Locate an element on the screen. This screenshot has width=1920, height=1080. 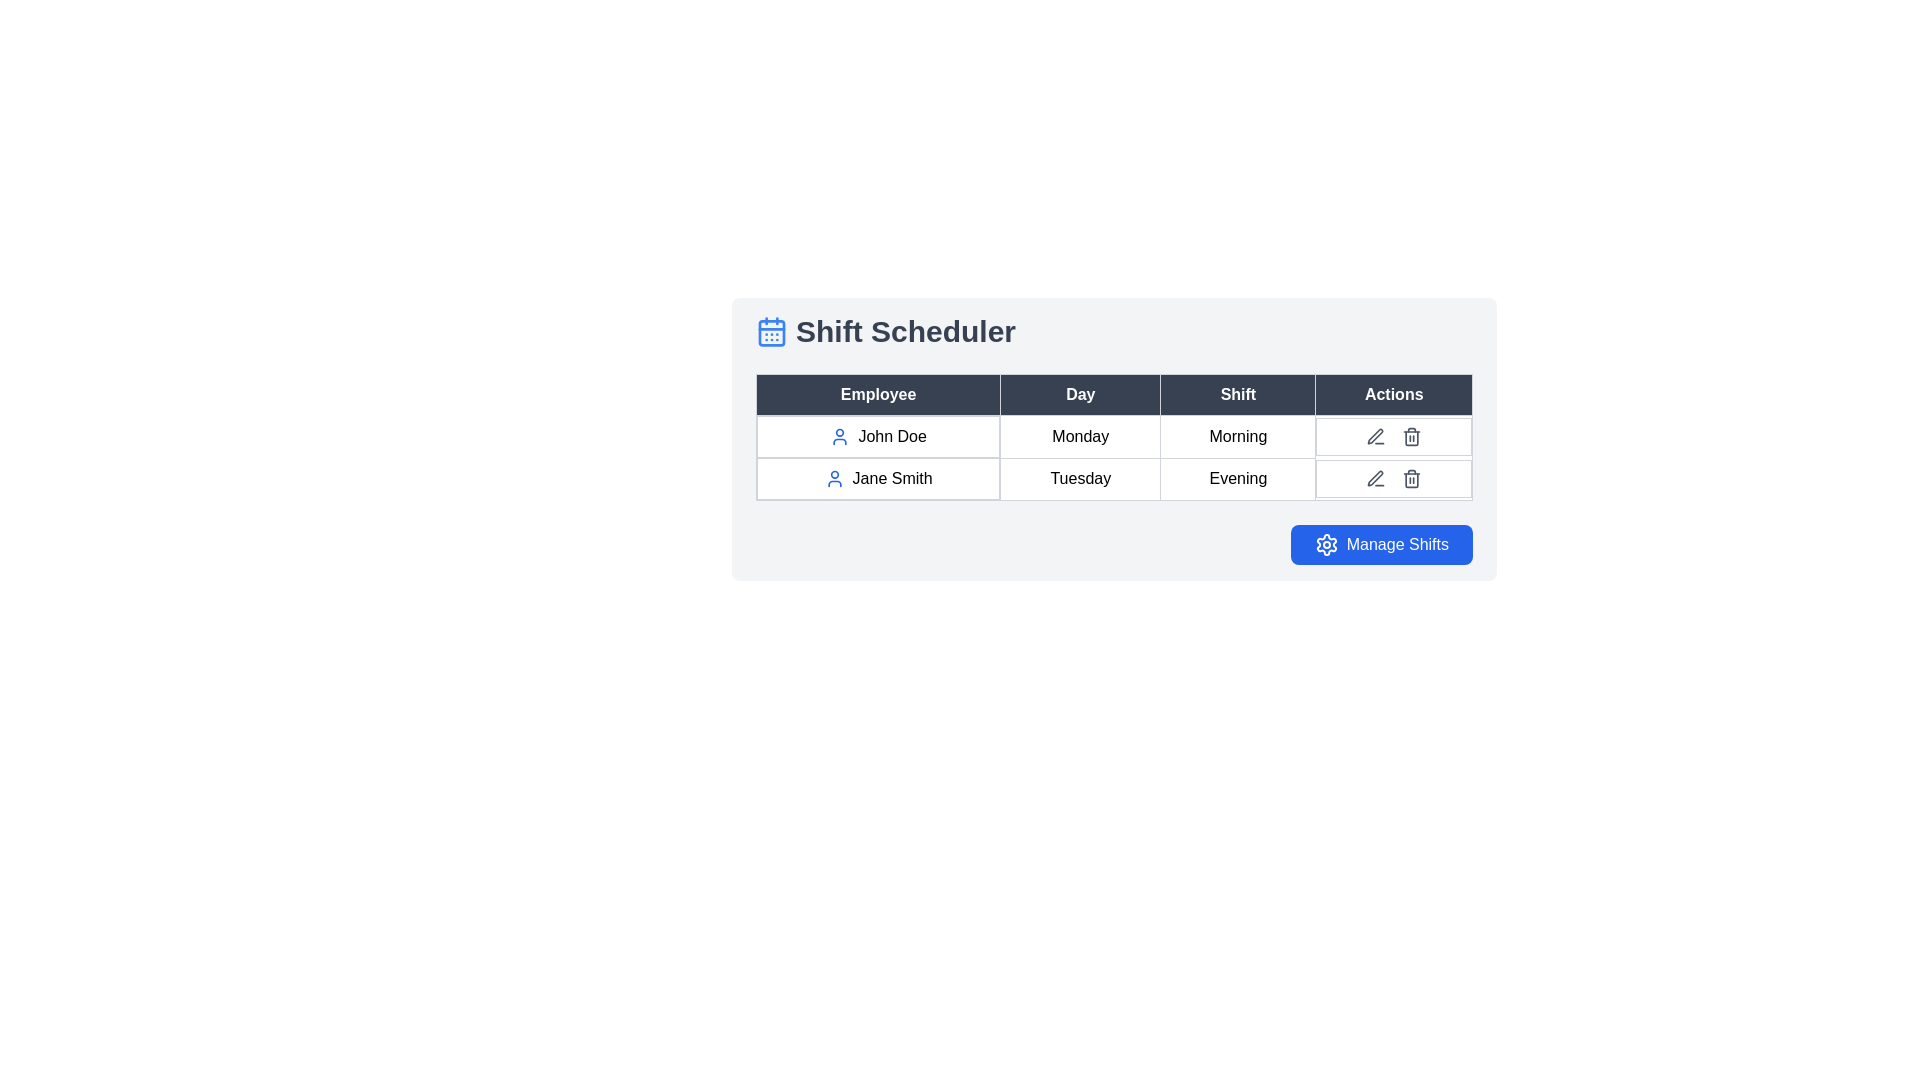
text from the label displaying 'Tuesday', which is styled with black text on a white background in the second row and second column of the table is located at coordinates (1079, 479).